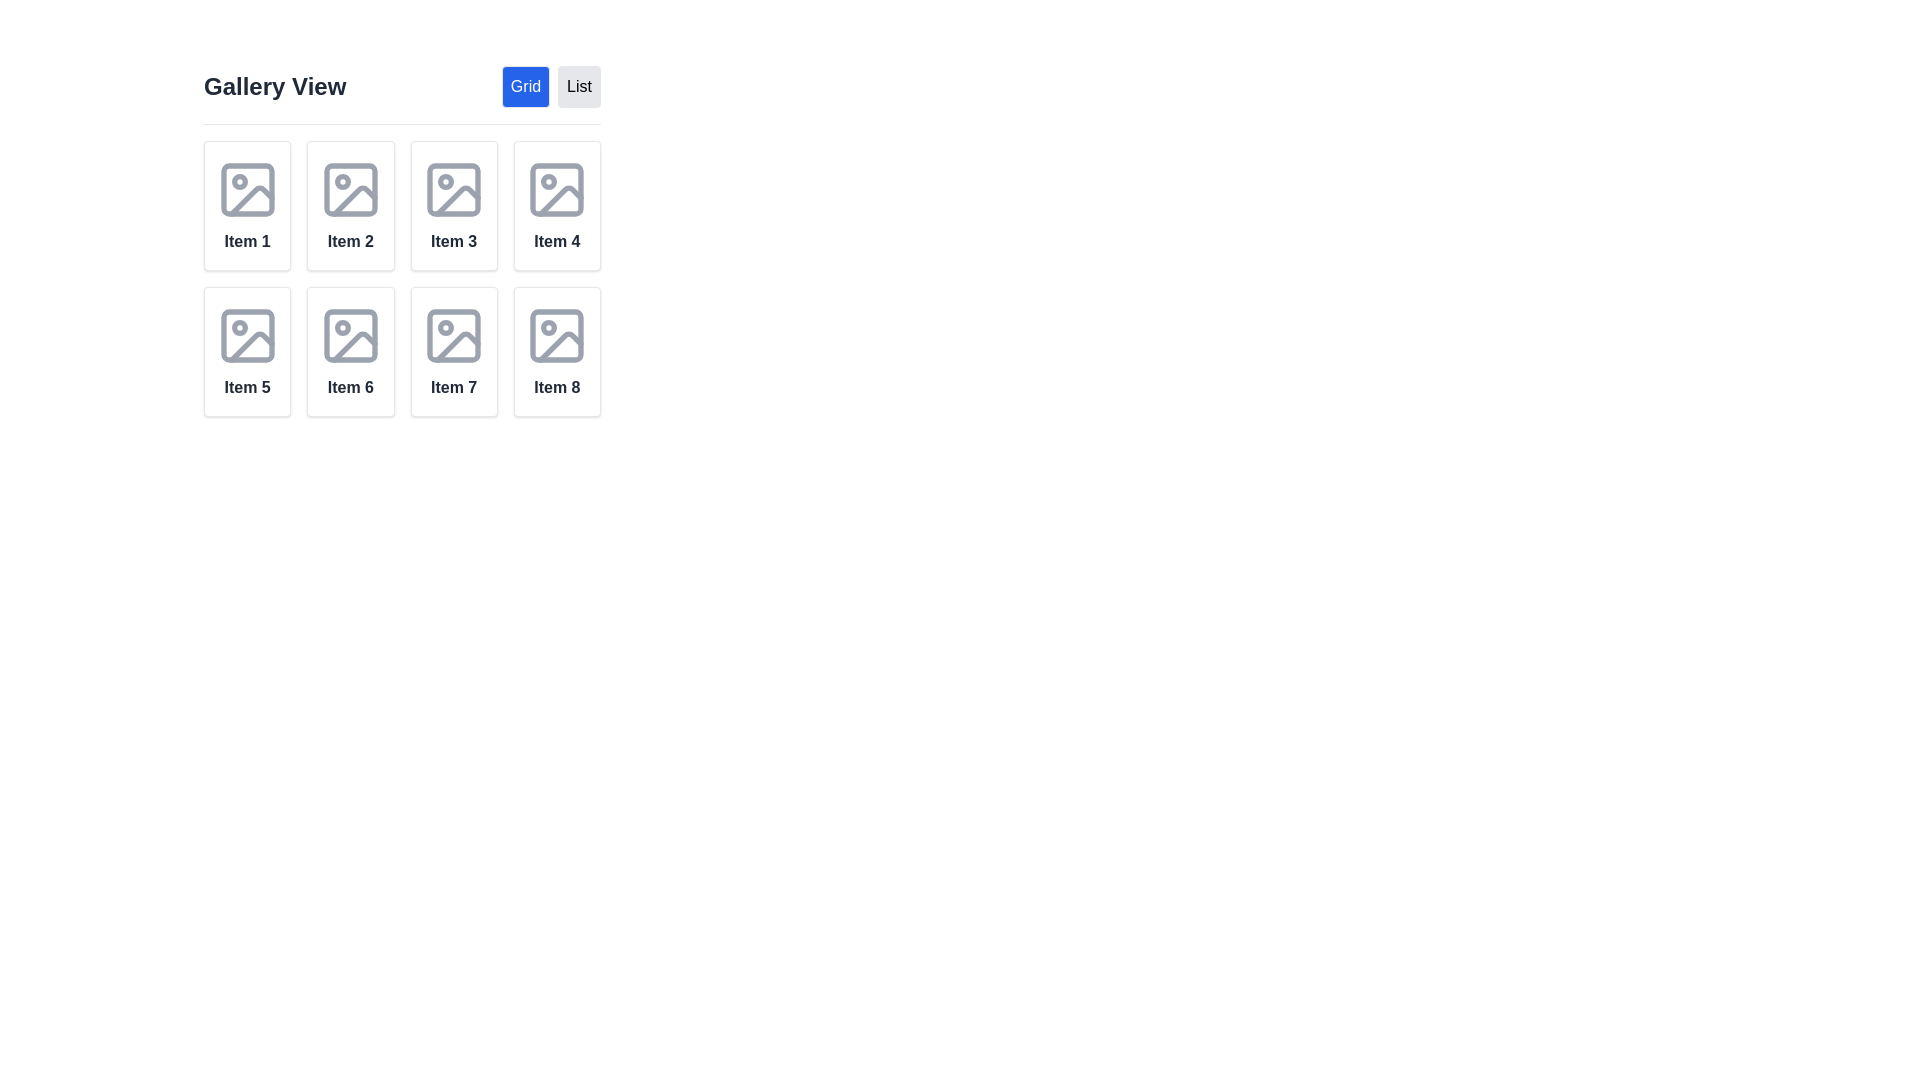 This screenshot has width=1920, height=1080. I want to click on the Card element labeled 'Item 6', so click(350, 350).